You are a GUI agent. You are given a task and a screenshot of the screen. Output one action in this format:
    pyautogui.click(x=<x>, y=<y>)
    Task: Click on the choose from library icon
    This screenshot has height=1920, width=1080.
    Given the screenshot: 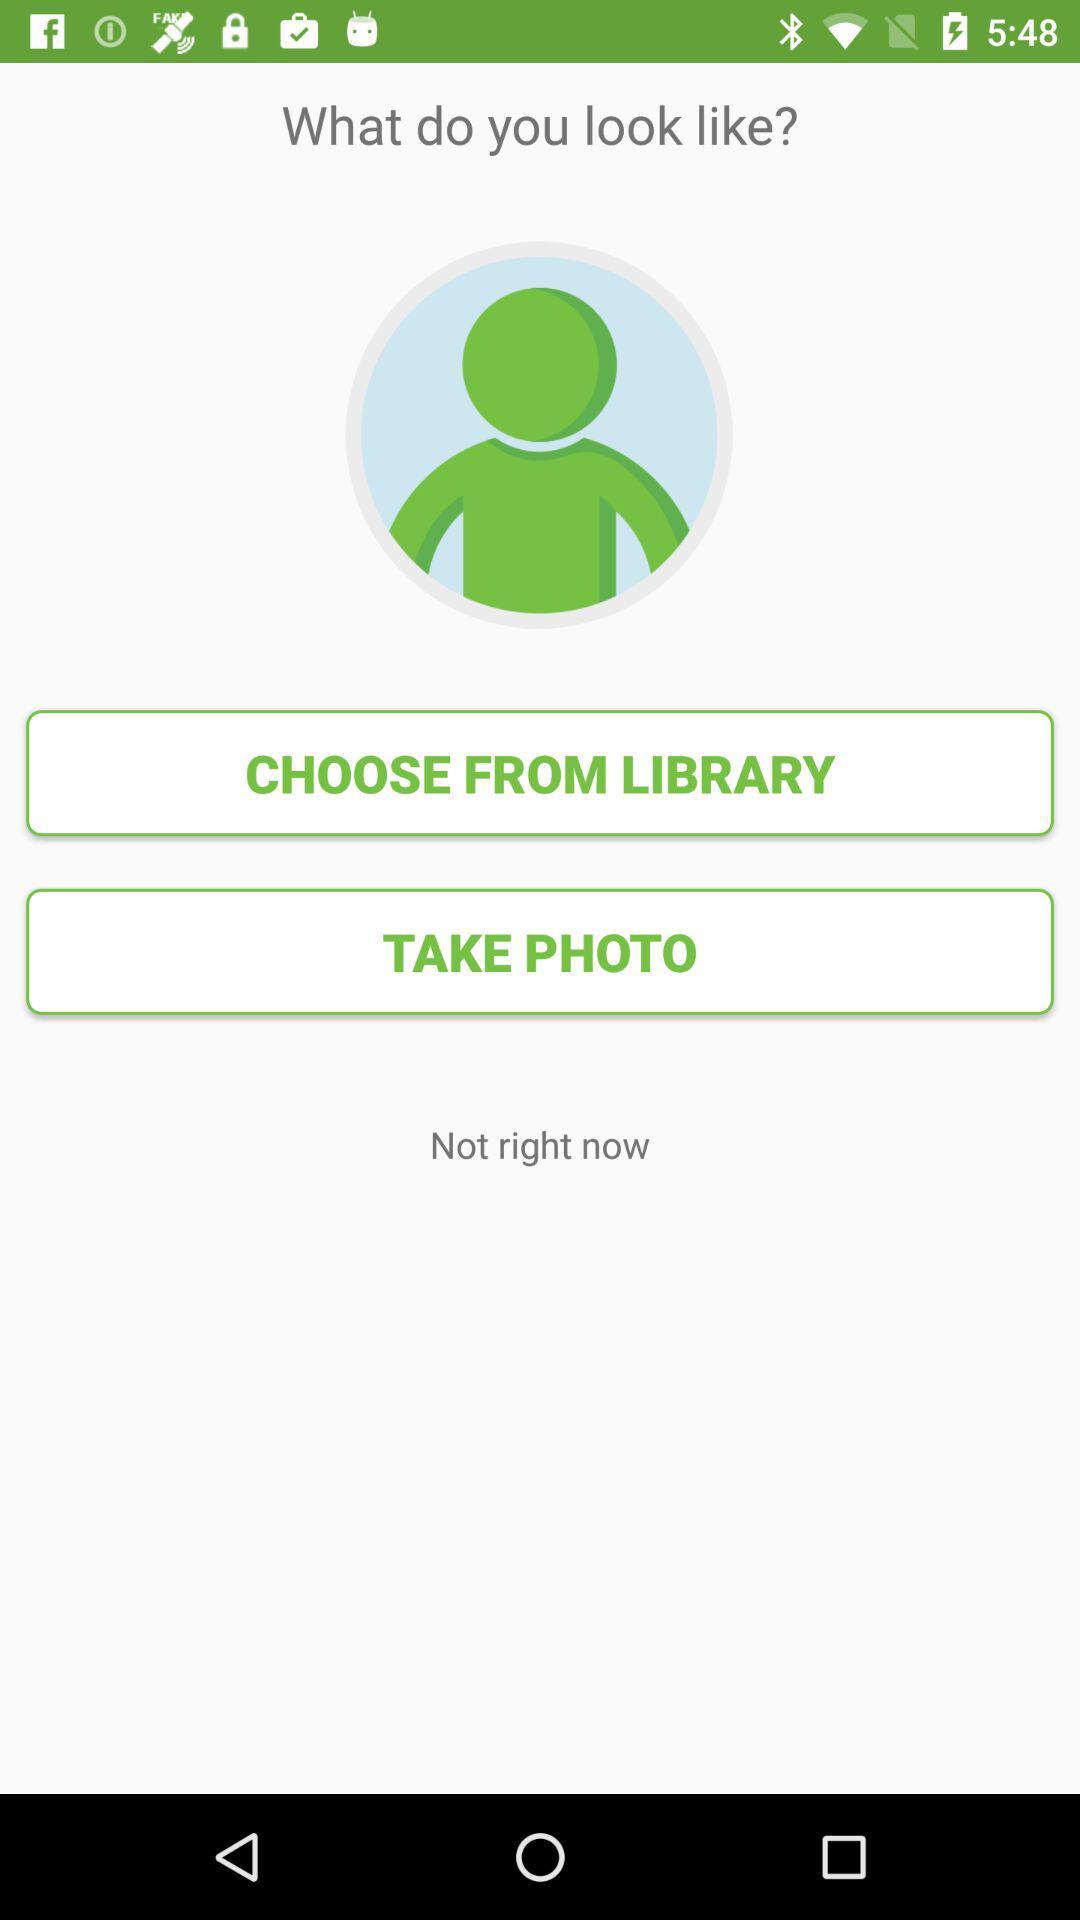 What is the action you would take?
    pyautogui.click(x=540, y=772)
    